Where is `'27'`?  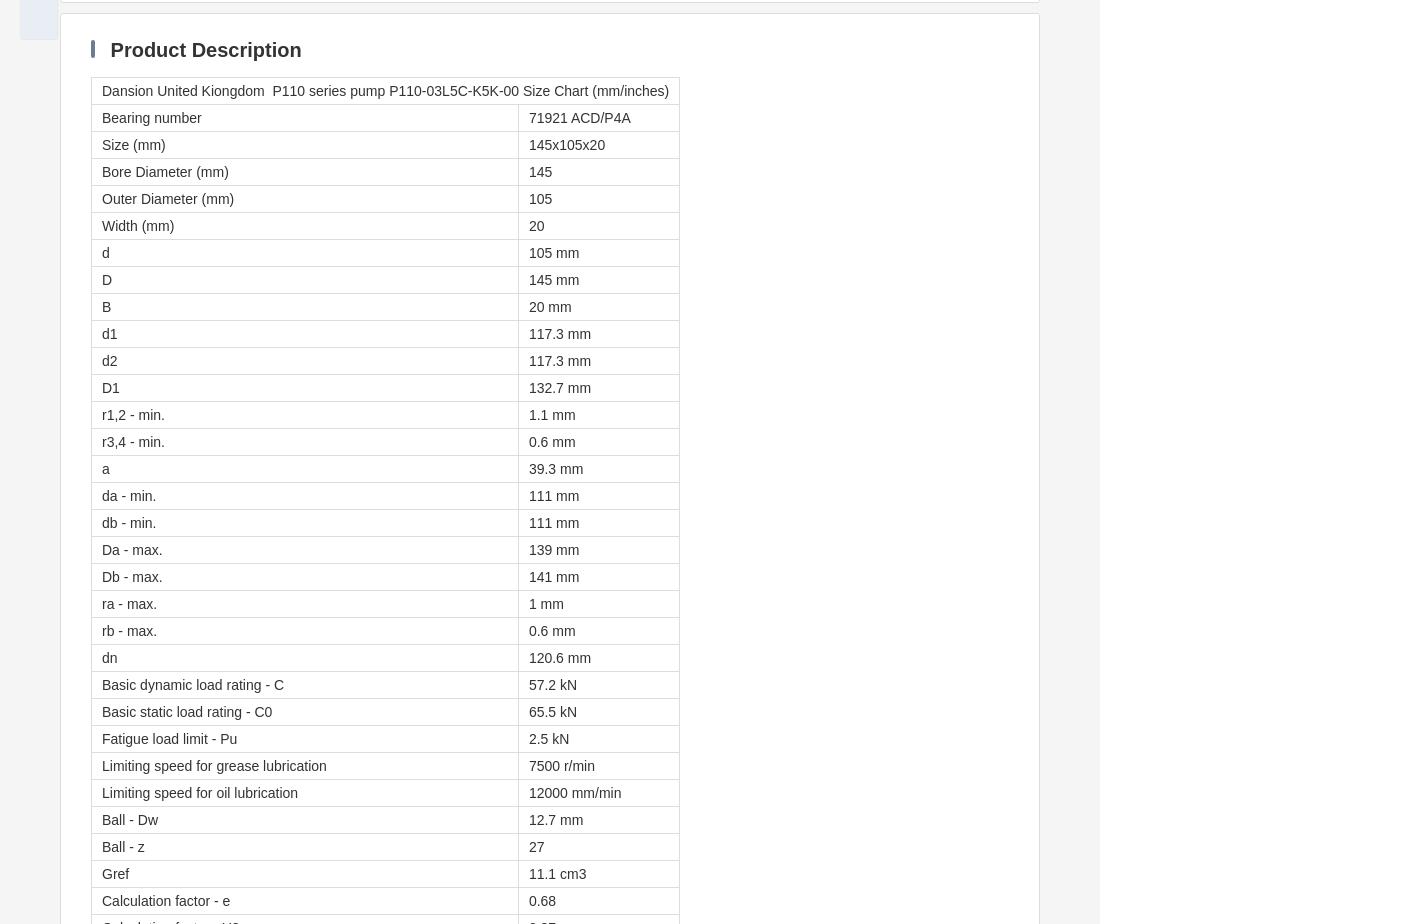 '27' is located at coordinates (527, 847).